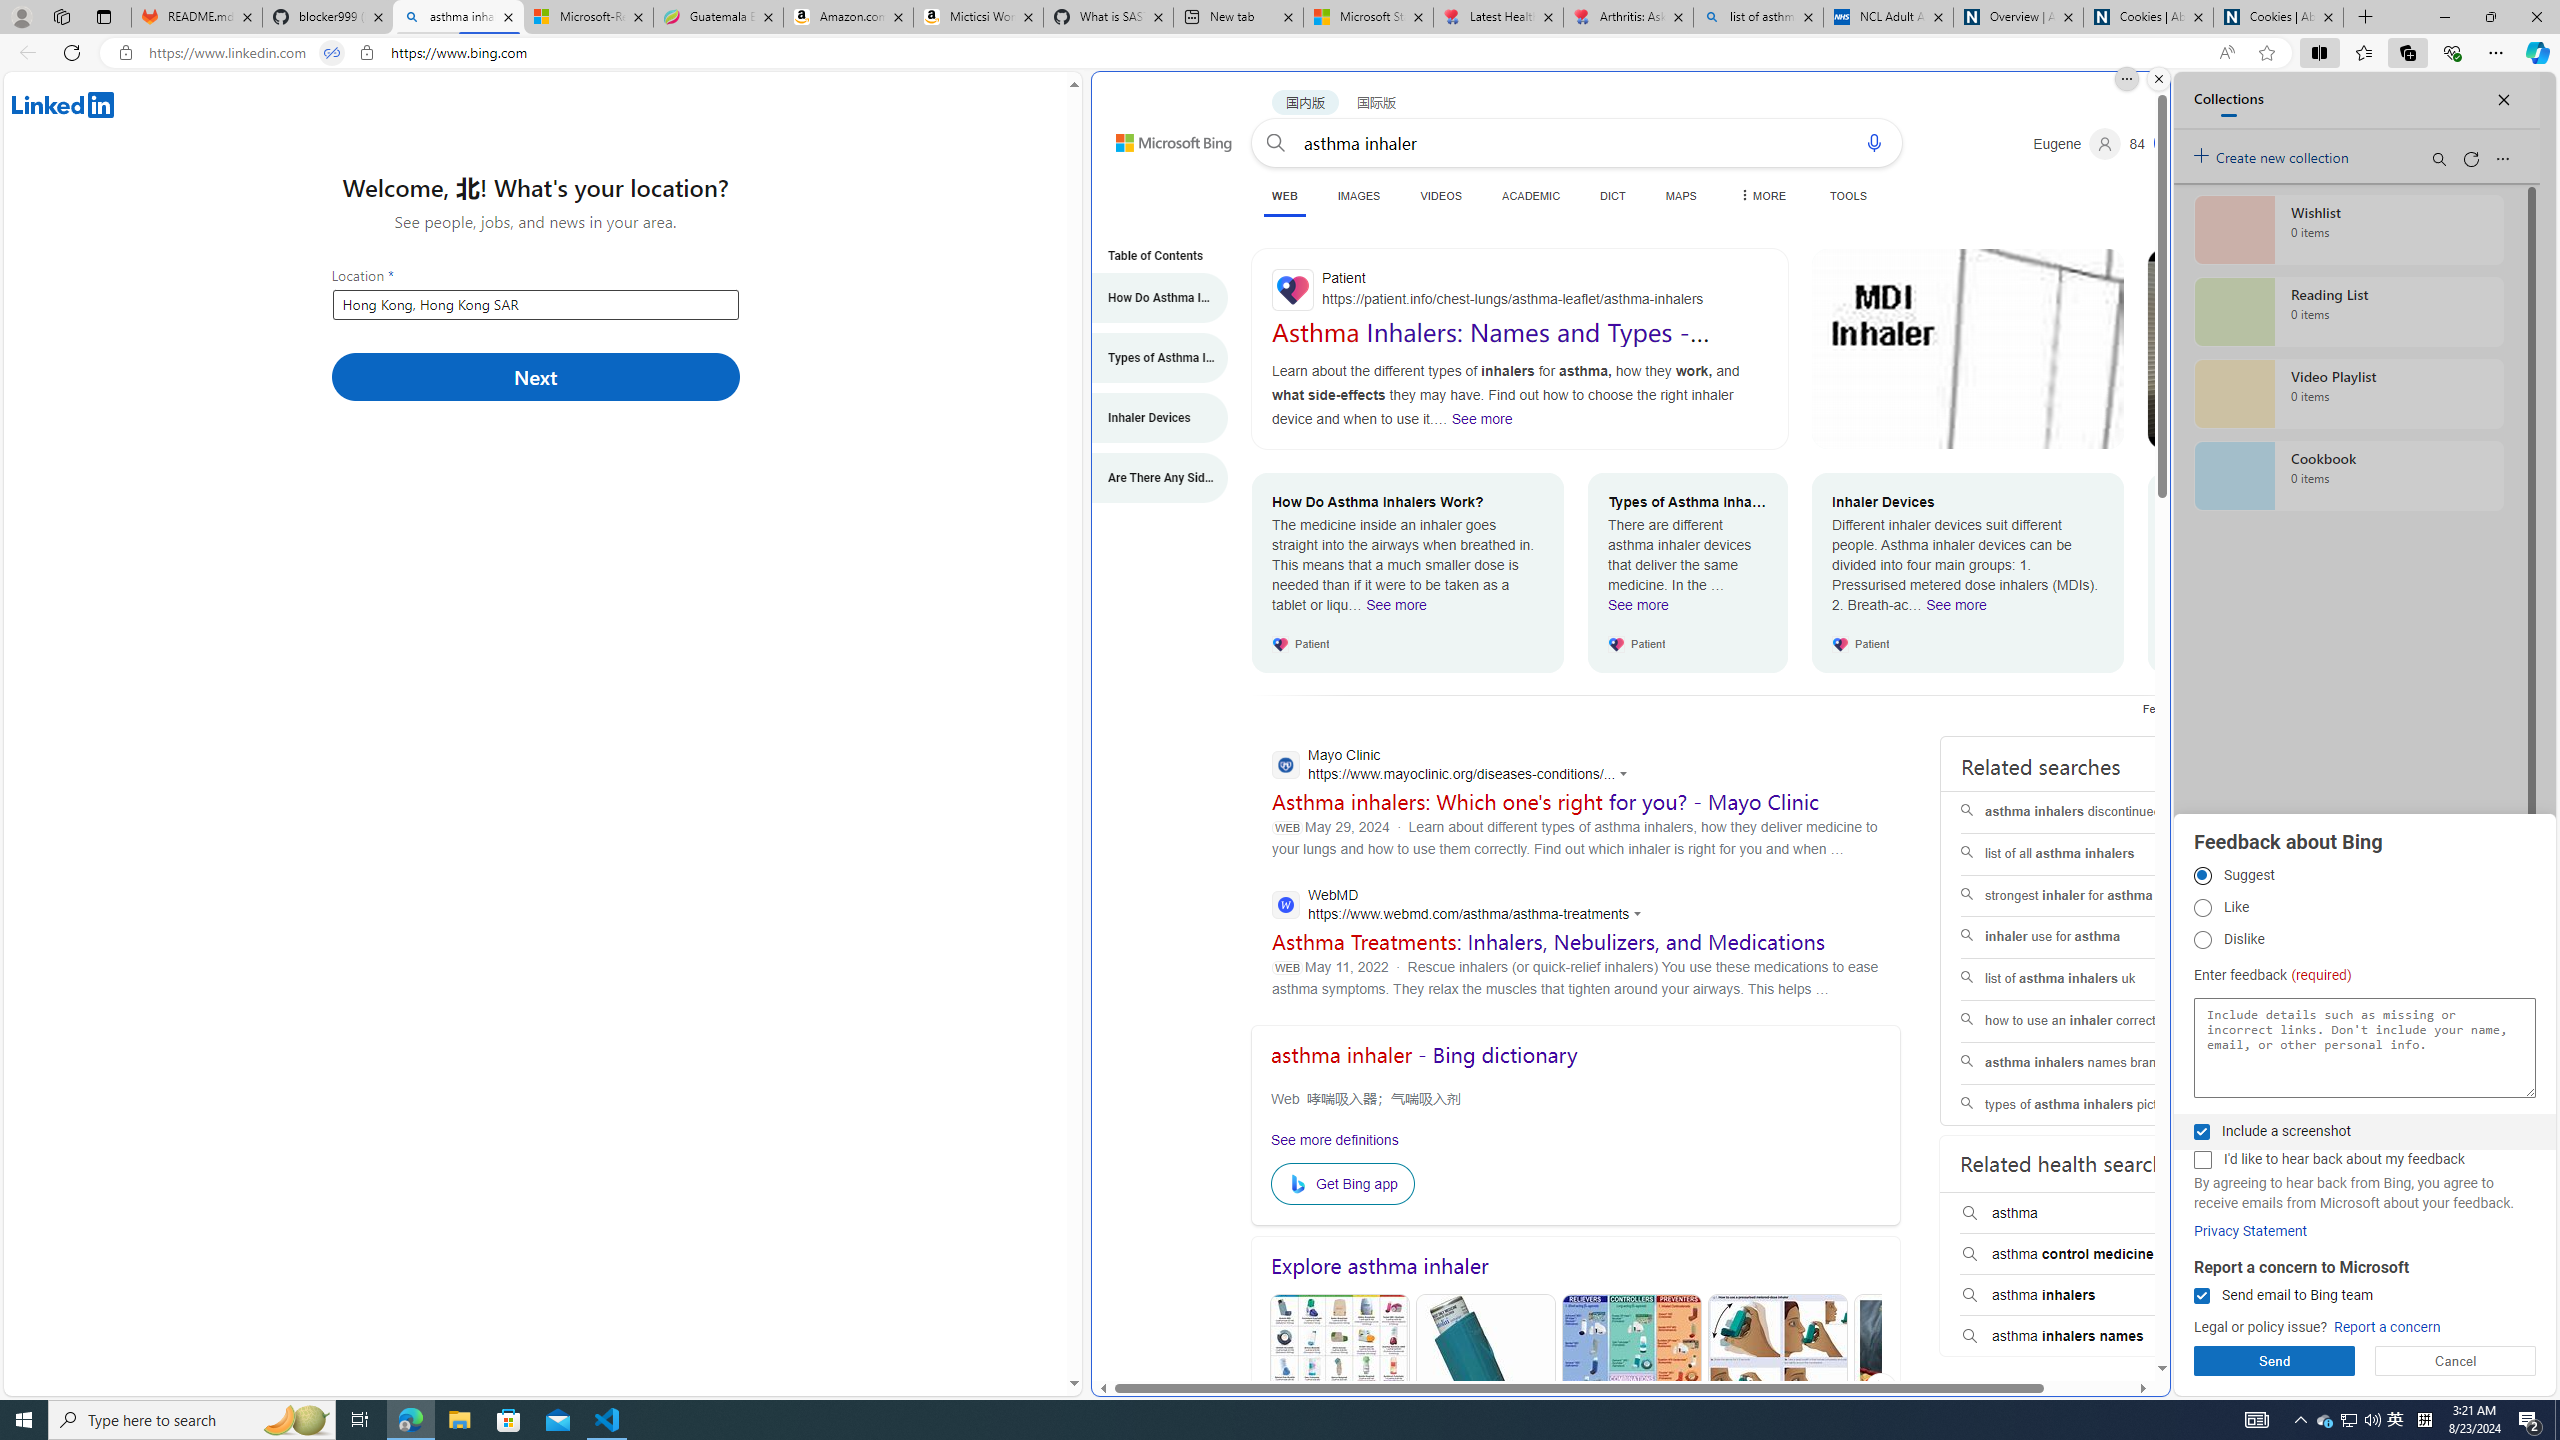  I want to click on 'MORE', so click(1761, 195).